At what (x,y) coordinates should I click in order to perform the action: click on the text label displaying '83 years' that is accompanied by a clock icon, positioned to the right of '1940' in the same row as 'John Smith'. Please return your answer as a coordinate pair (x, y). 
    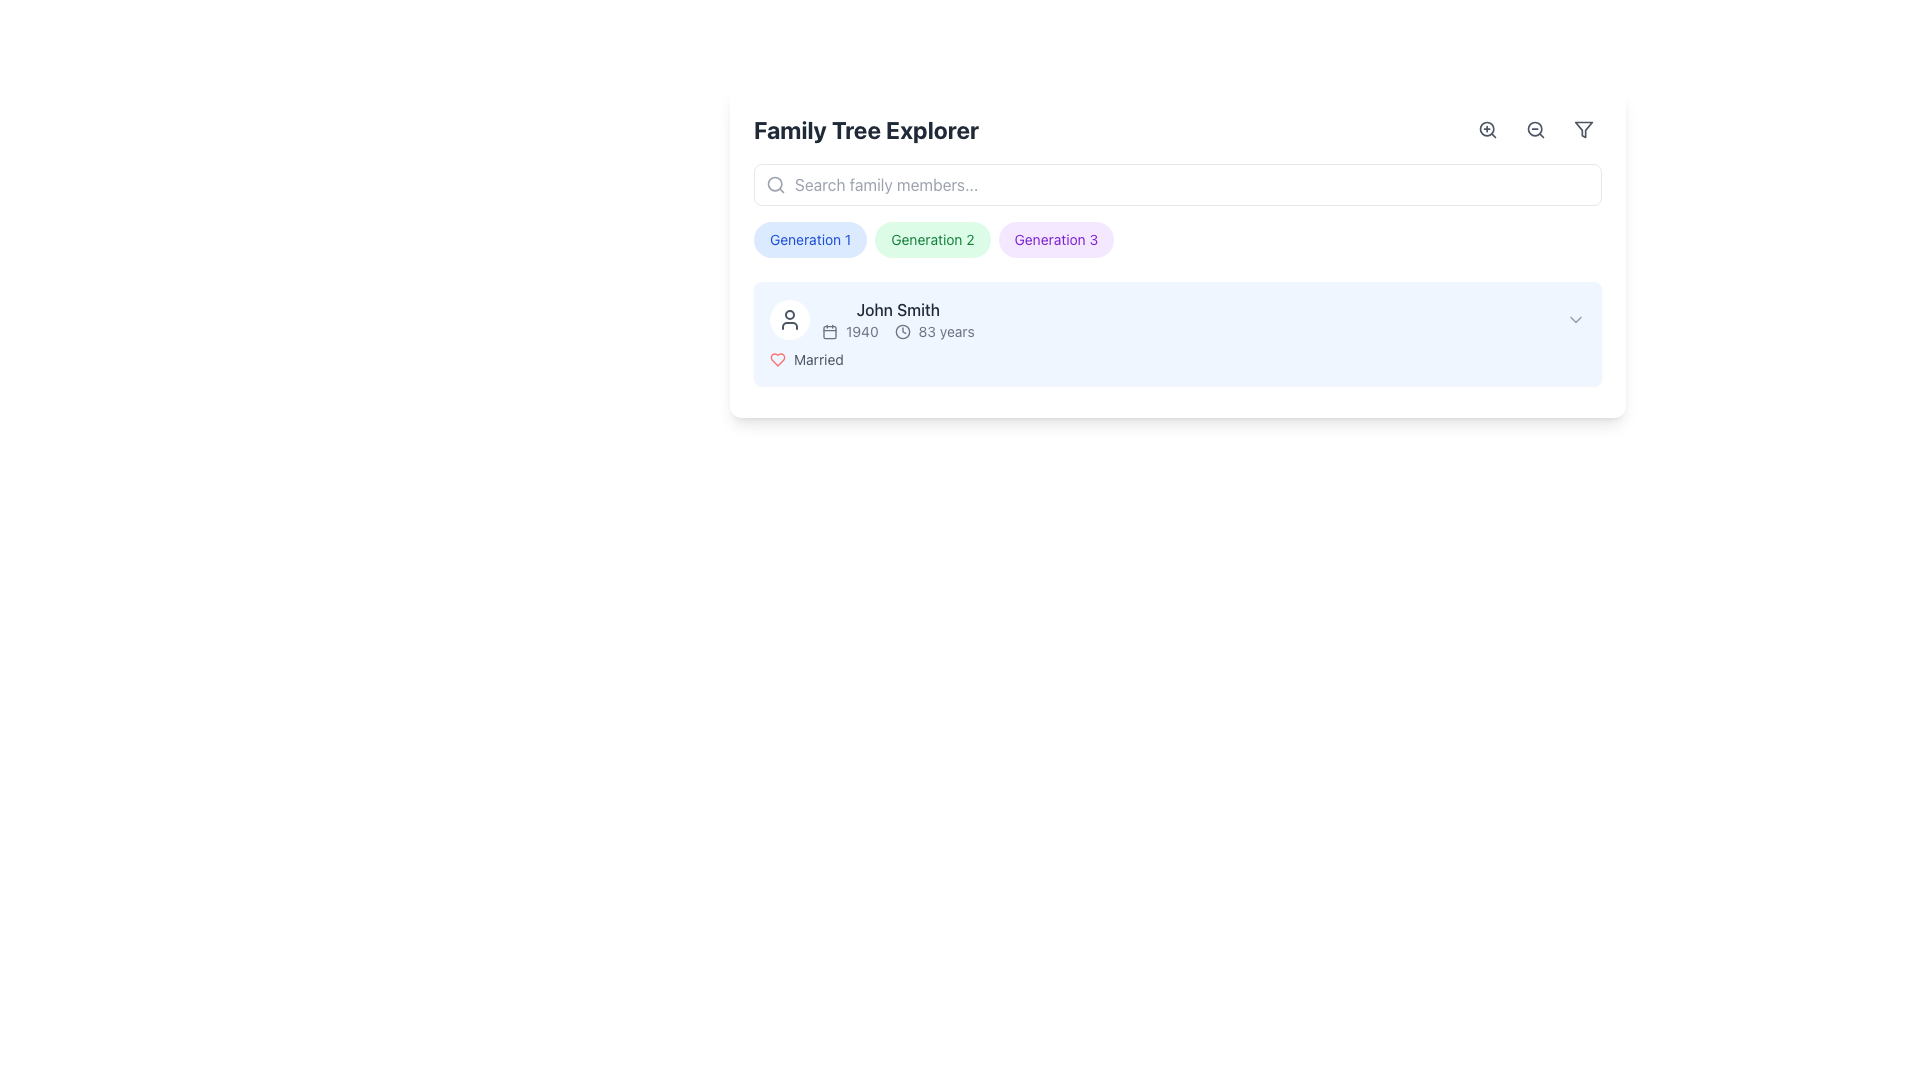
    Looking at the image, I should click on (897, 330).